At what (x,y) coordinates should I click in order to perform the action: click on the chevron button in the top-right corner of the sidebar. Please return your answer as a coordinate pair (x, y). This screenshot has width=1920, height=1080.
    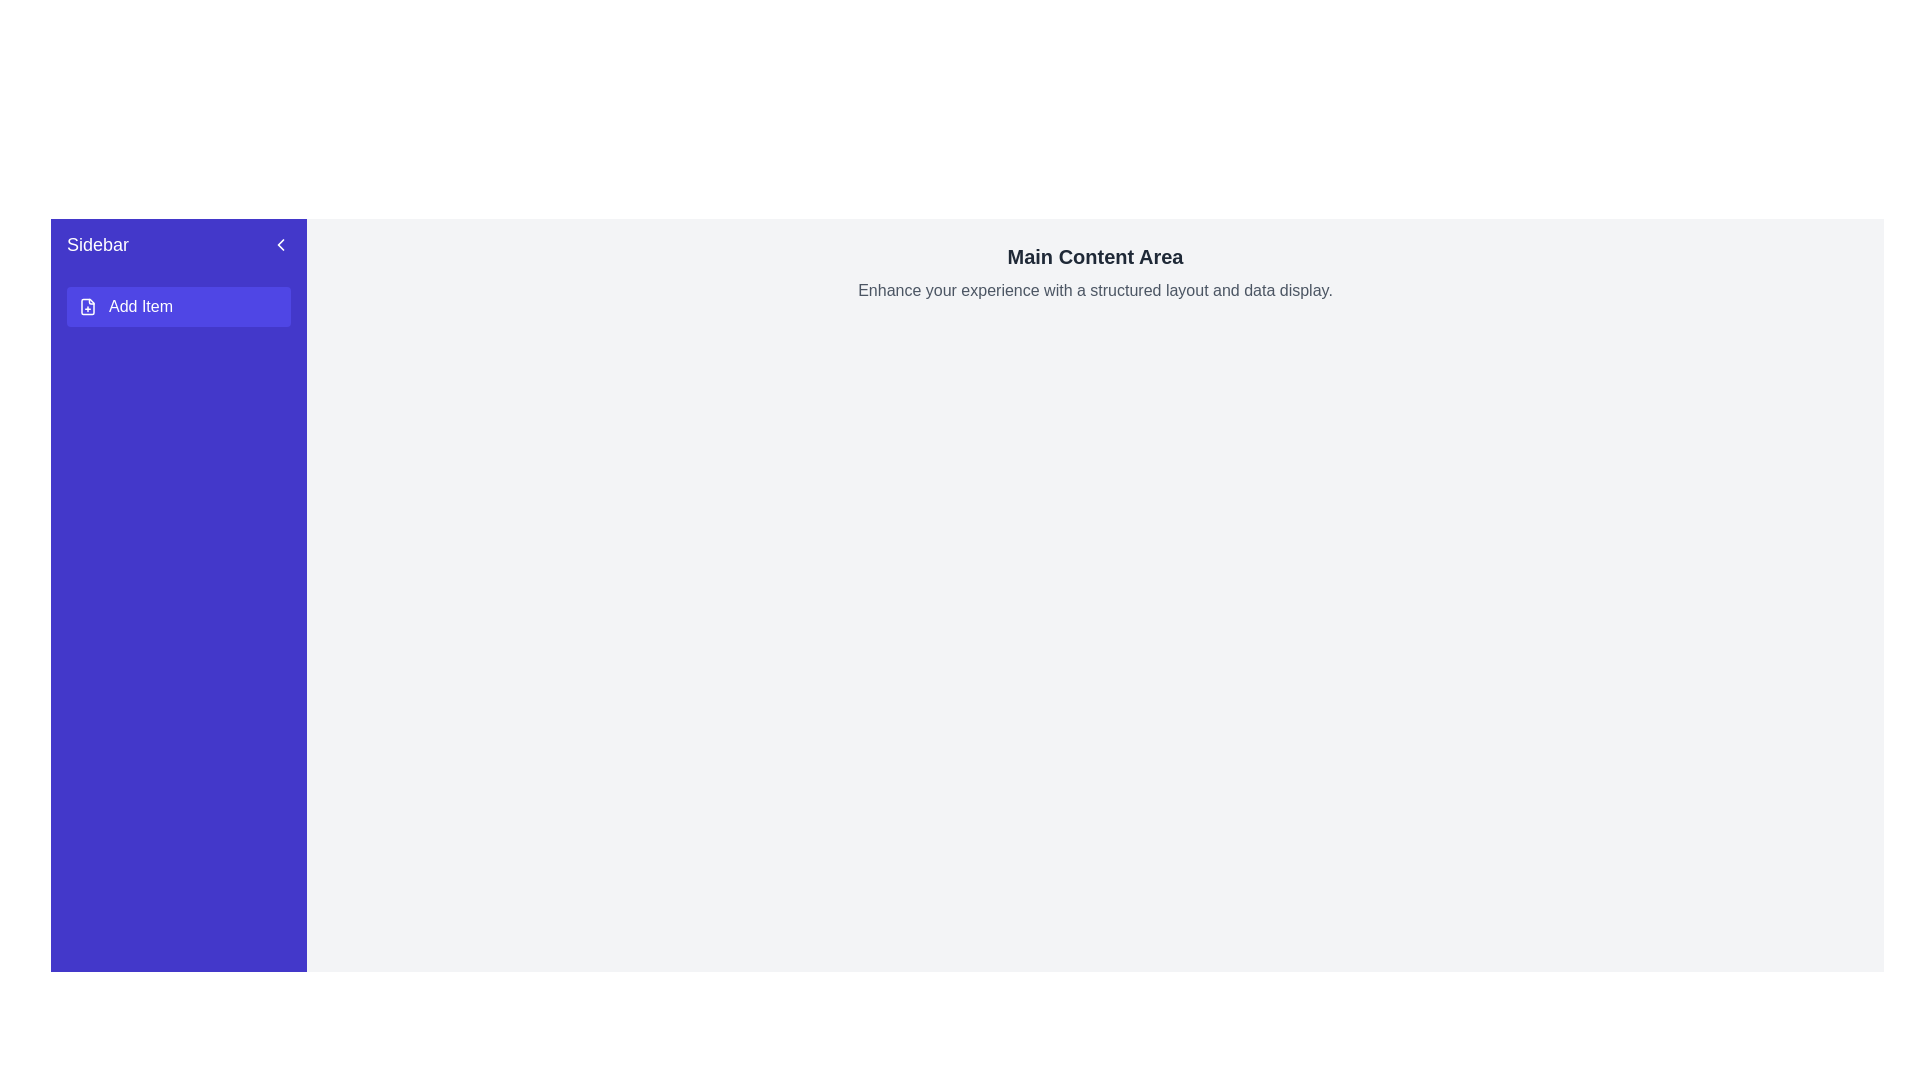
    Looking at the image, I should click on (280, 244).